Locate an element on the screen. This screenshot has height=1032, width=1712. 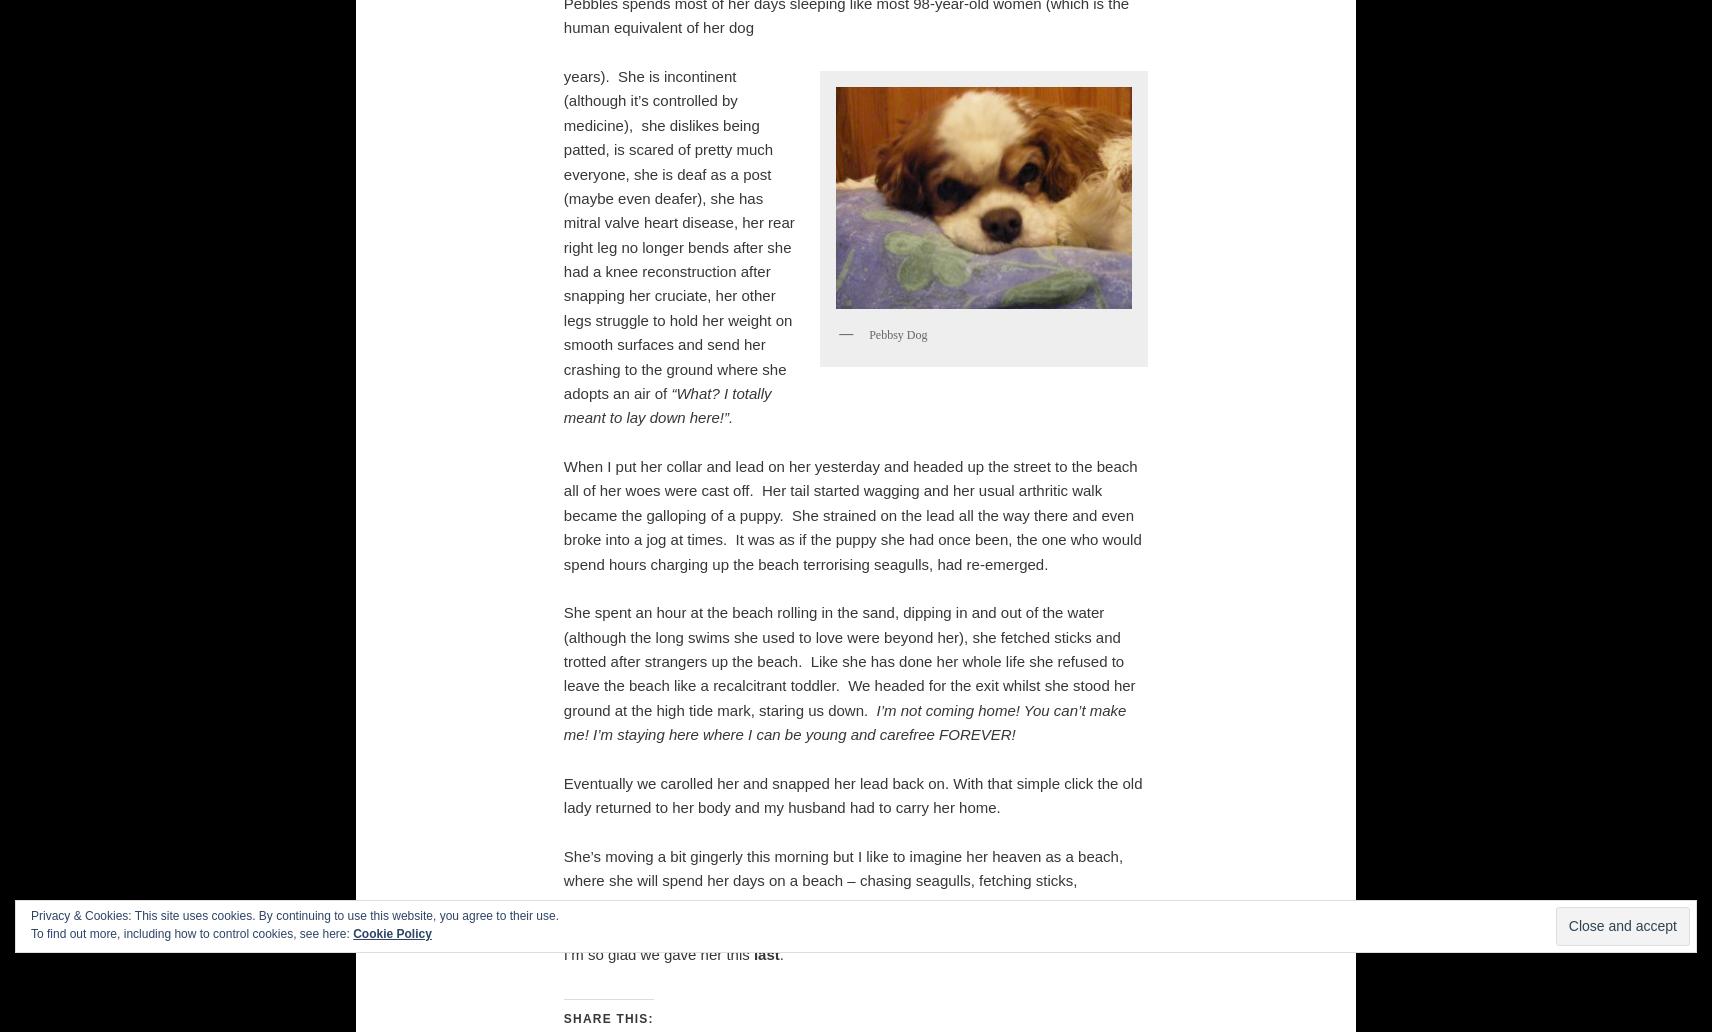
'“What? I totally meant to lay down here!”.' is located at coordinates (562, 403).